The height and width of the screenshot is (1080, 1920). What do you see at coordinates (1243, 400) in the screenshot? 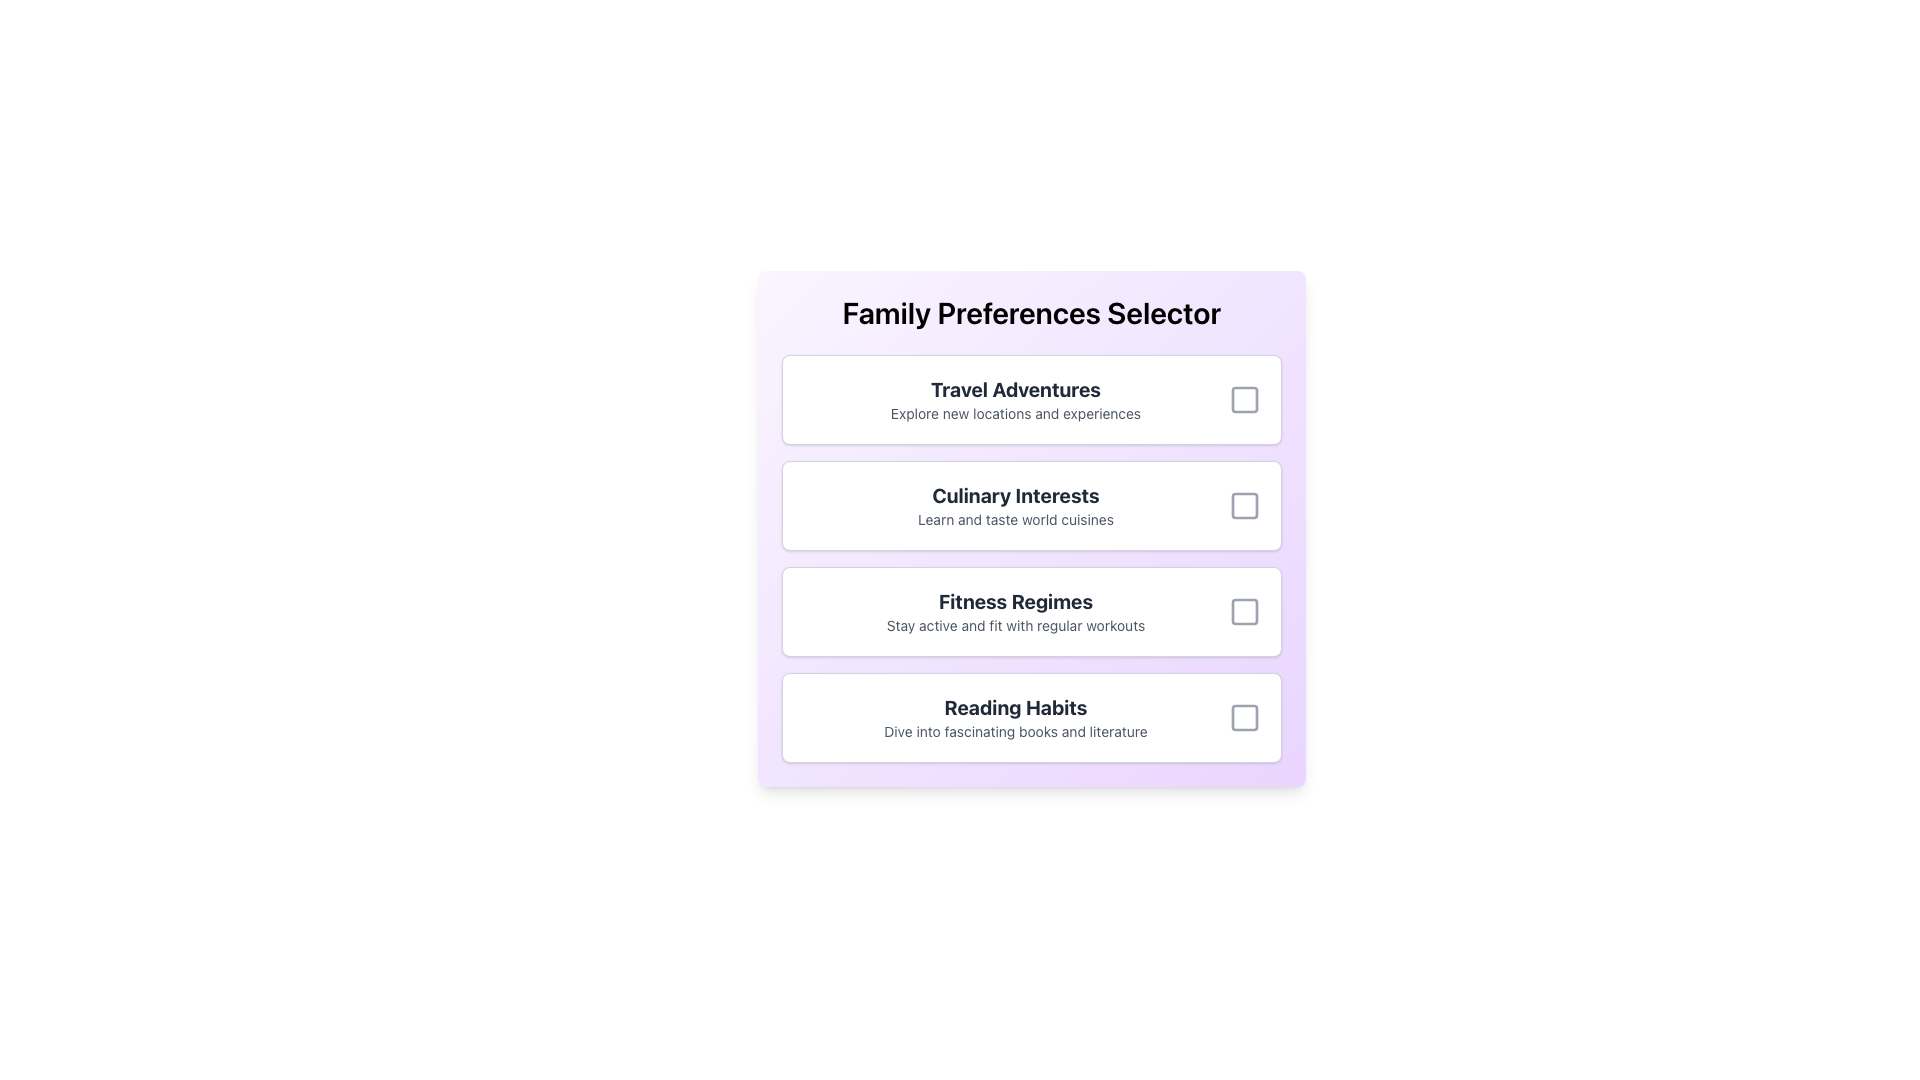
I see `the checkbox element located at the far right end of the 'Travel Adventures' row, which is a square-shaped icon with a hollow interior and rounded corners` at bounding box center [1243, 400].